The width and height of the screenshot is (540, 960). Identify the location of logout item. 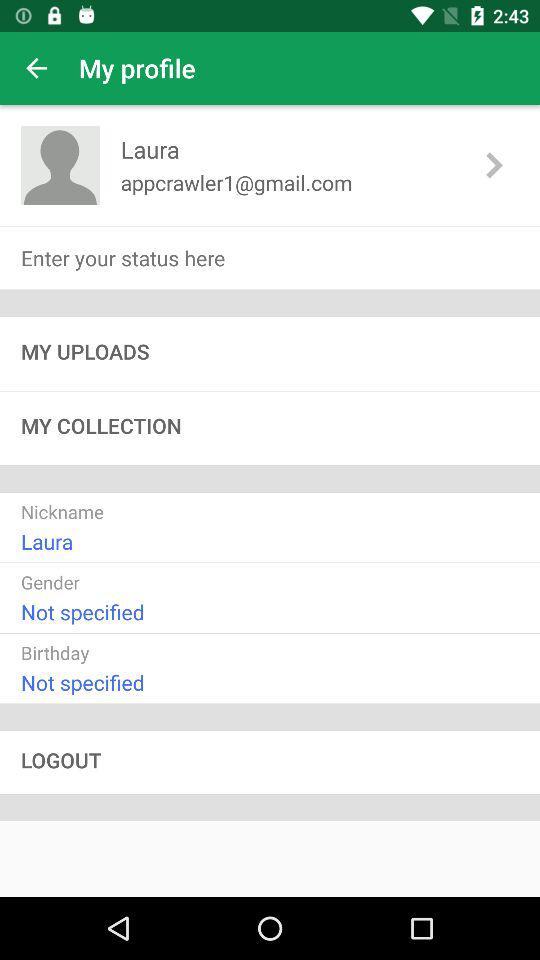
(270, 761).